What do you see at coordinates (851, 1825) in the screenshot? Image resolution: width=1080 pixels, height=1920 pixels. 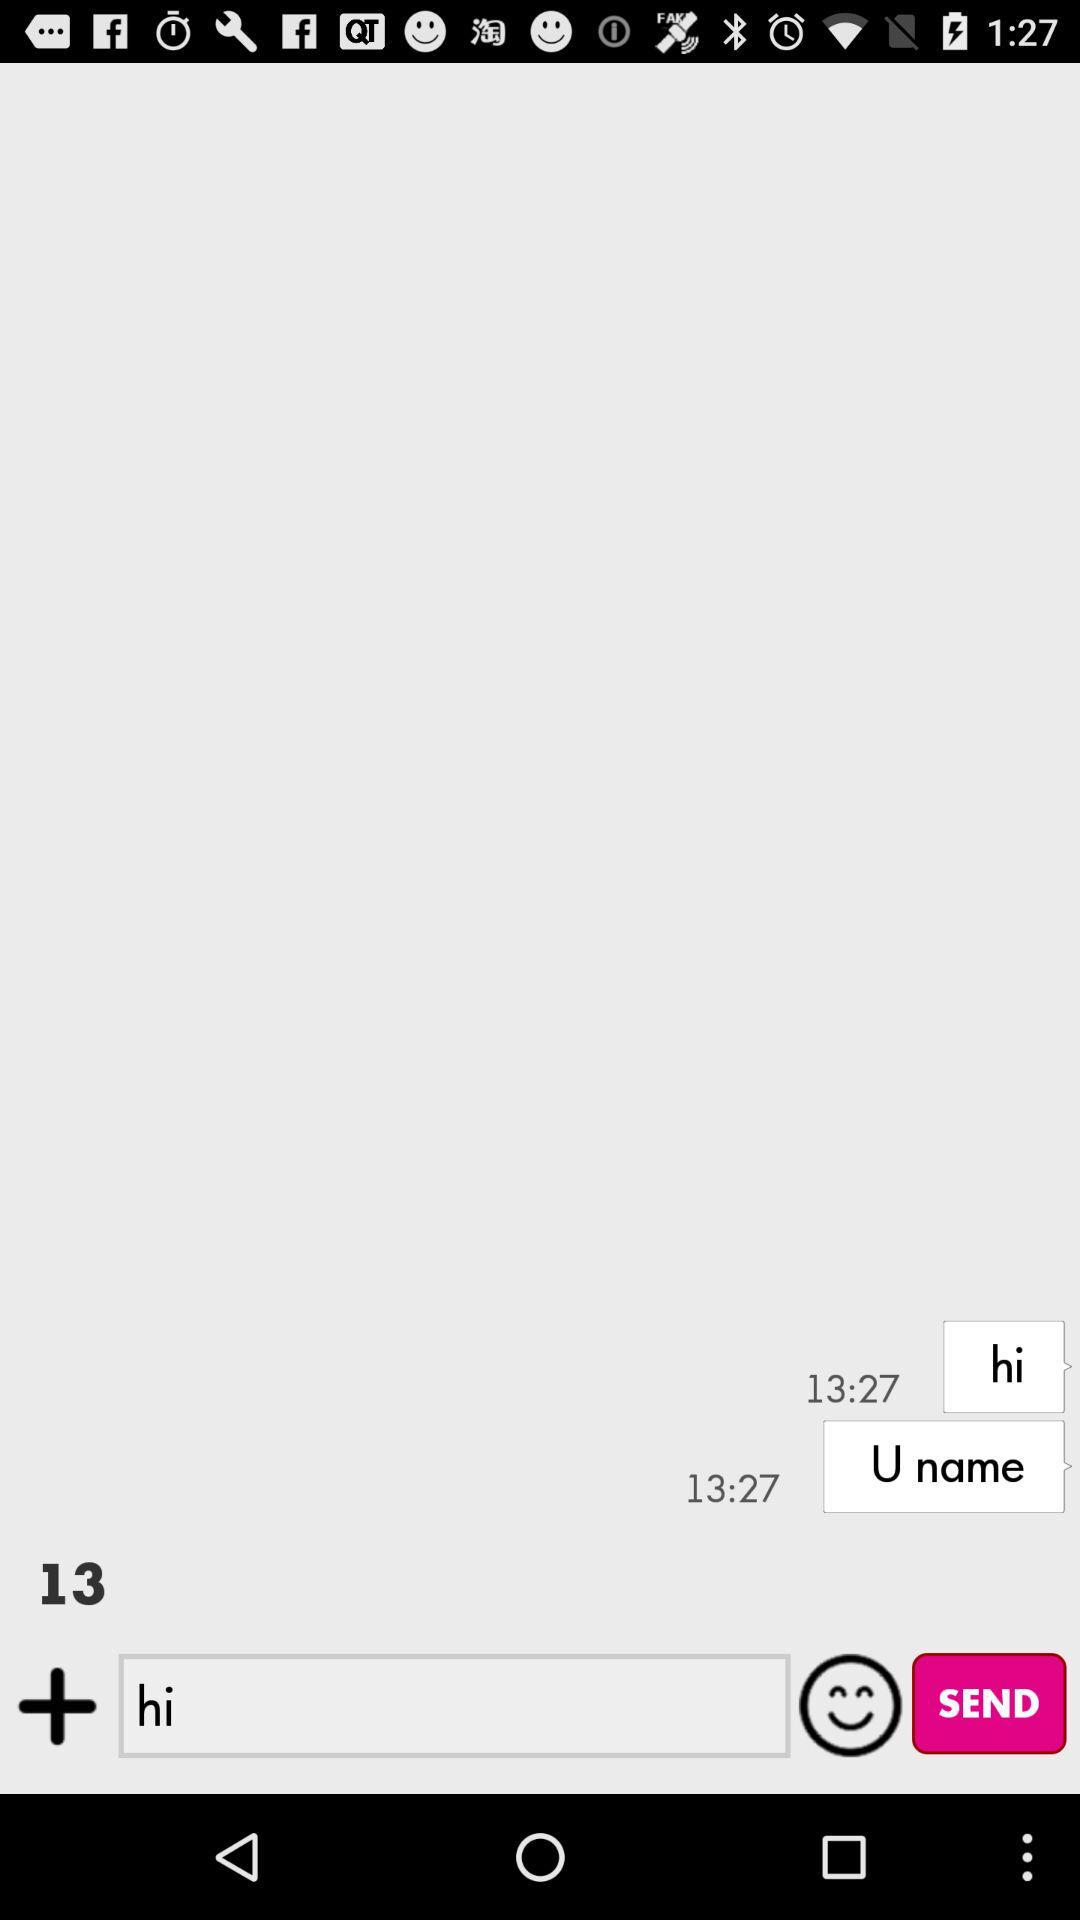 I see `the emoji icon` at bounding box center [851, 1825].